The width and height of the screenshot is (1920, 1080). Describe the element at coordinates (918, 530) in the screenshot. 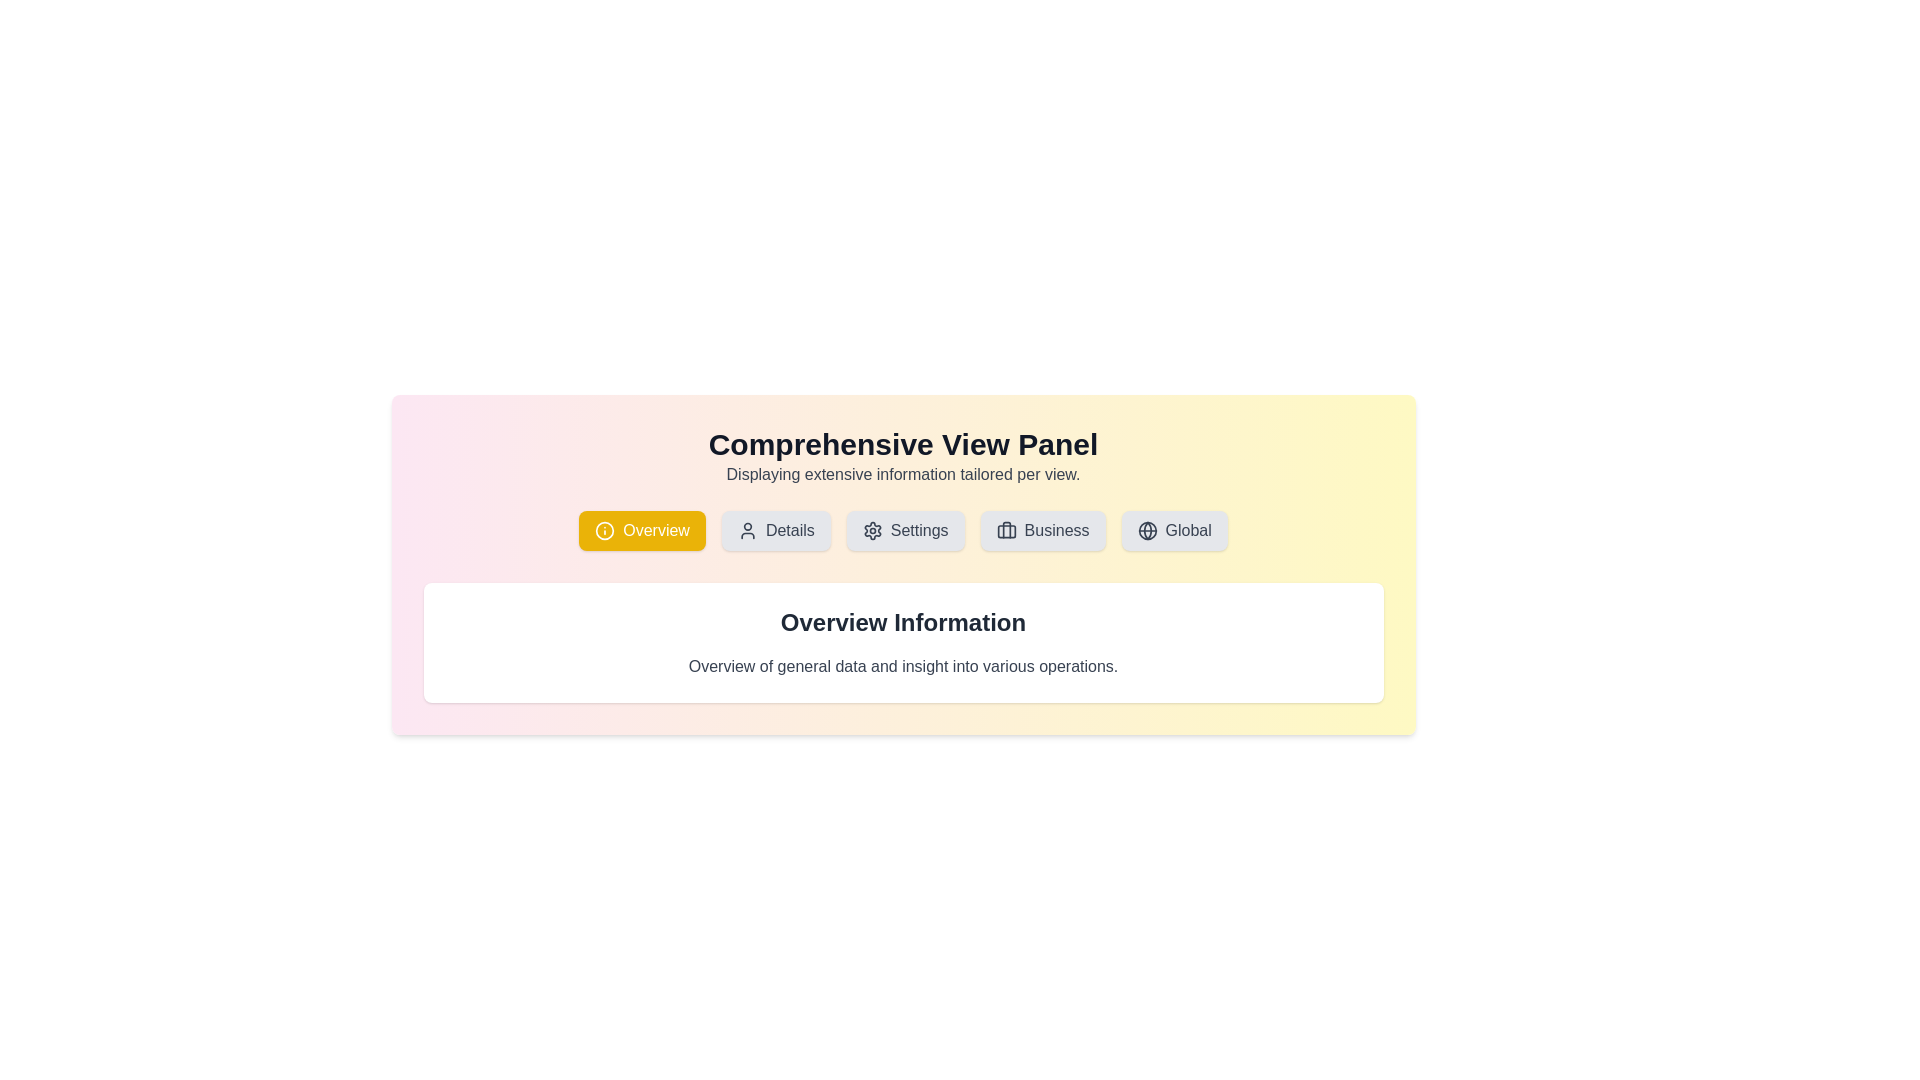

I see `the 'Settings' text label within the button component` at that location.